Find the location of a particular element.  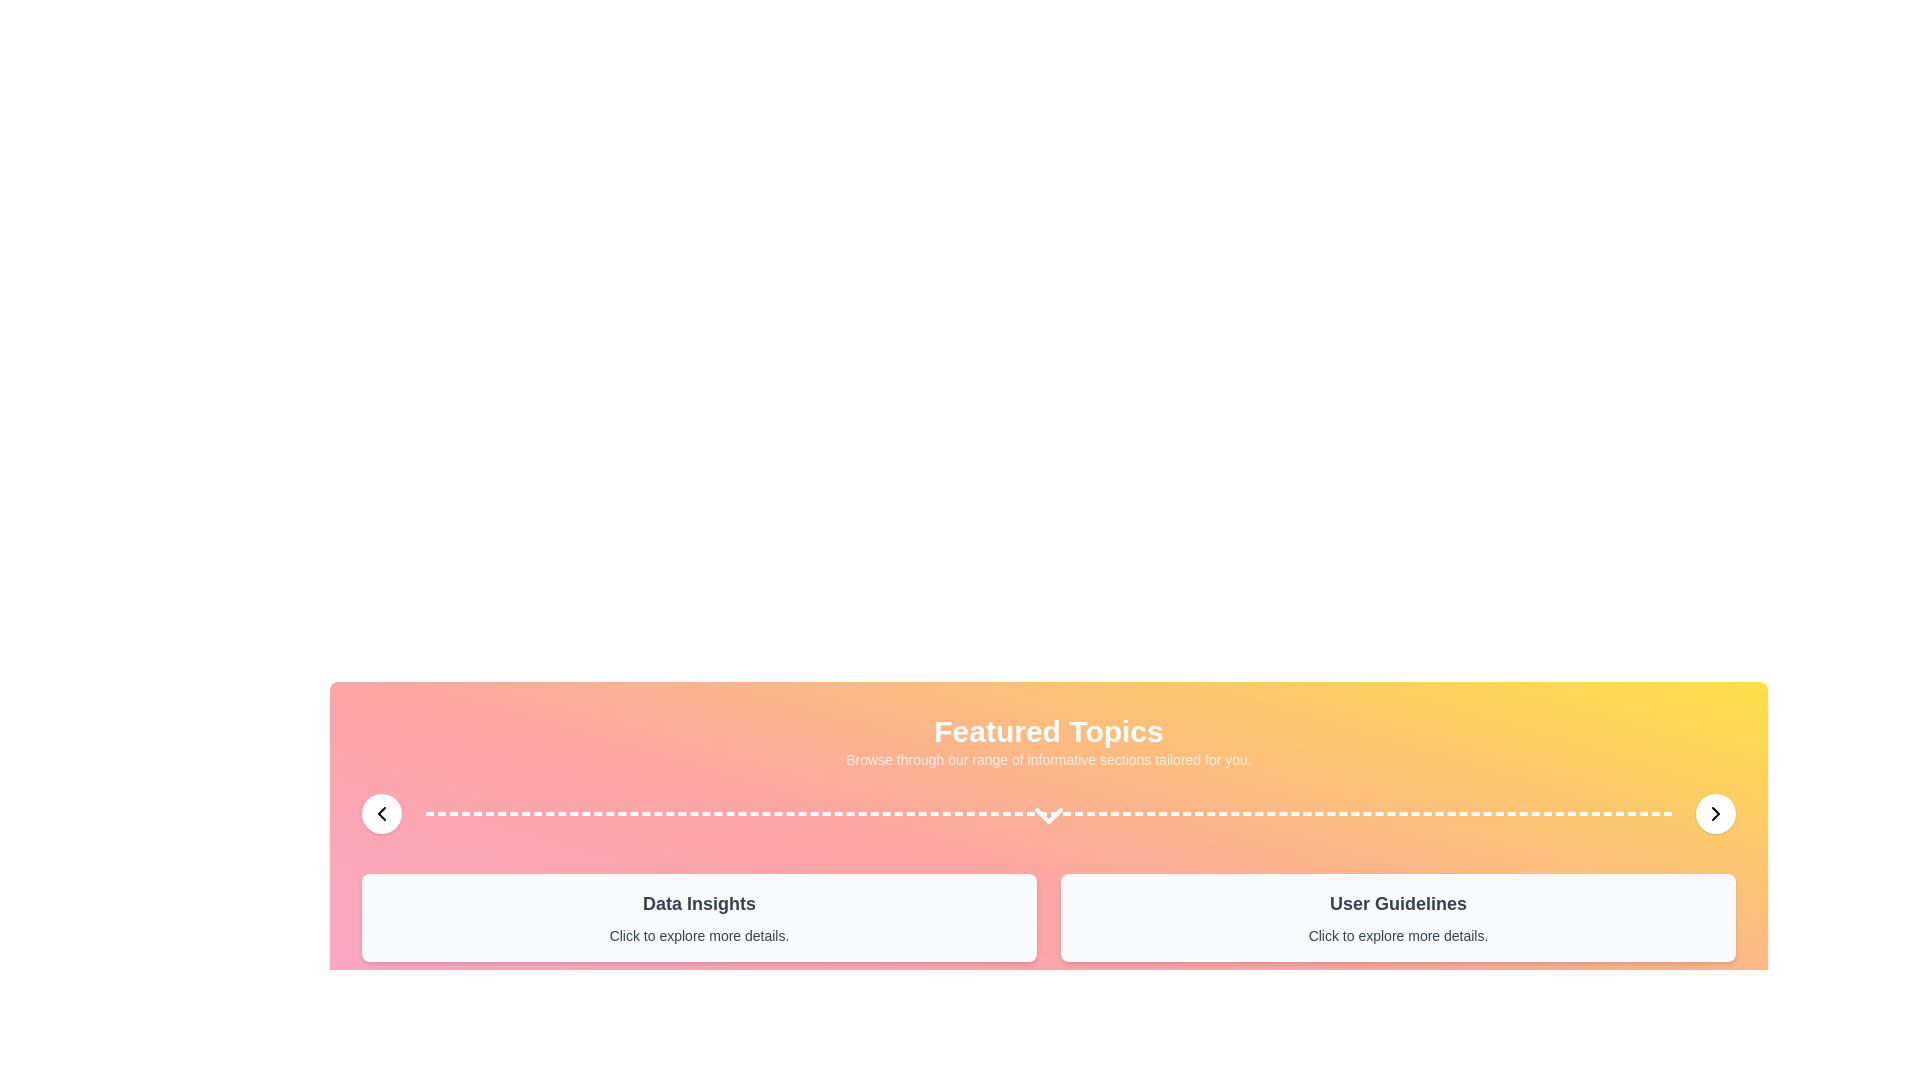

the backward navigation button located at the far left of the horizontal bar is located at coordinates (382, 813).